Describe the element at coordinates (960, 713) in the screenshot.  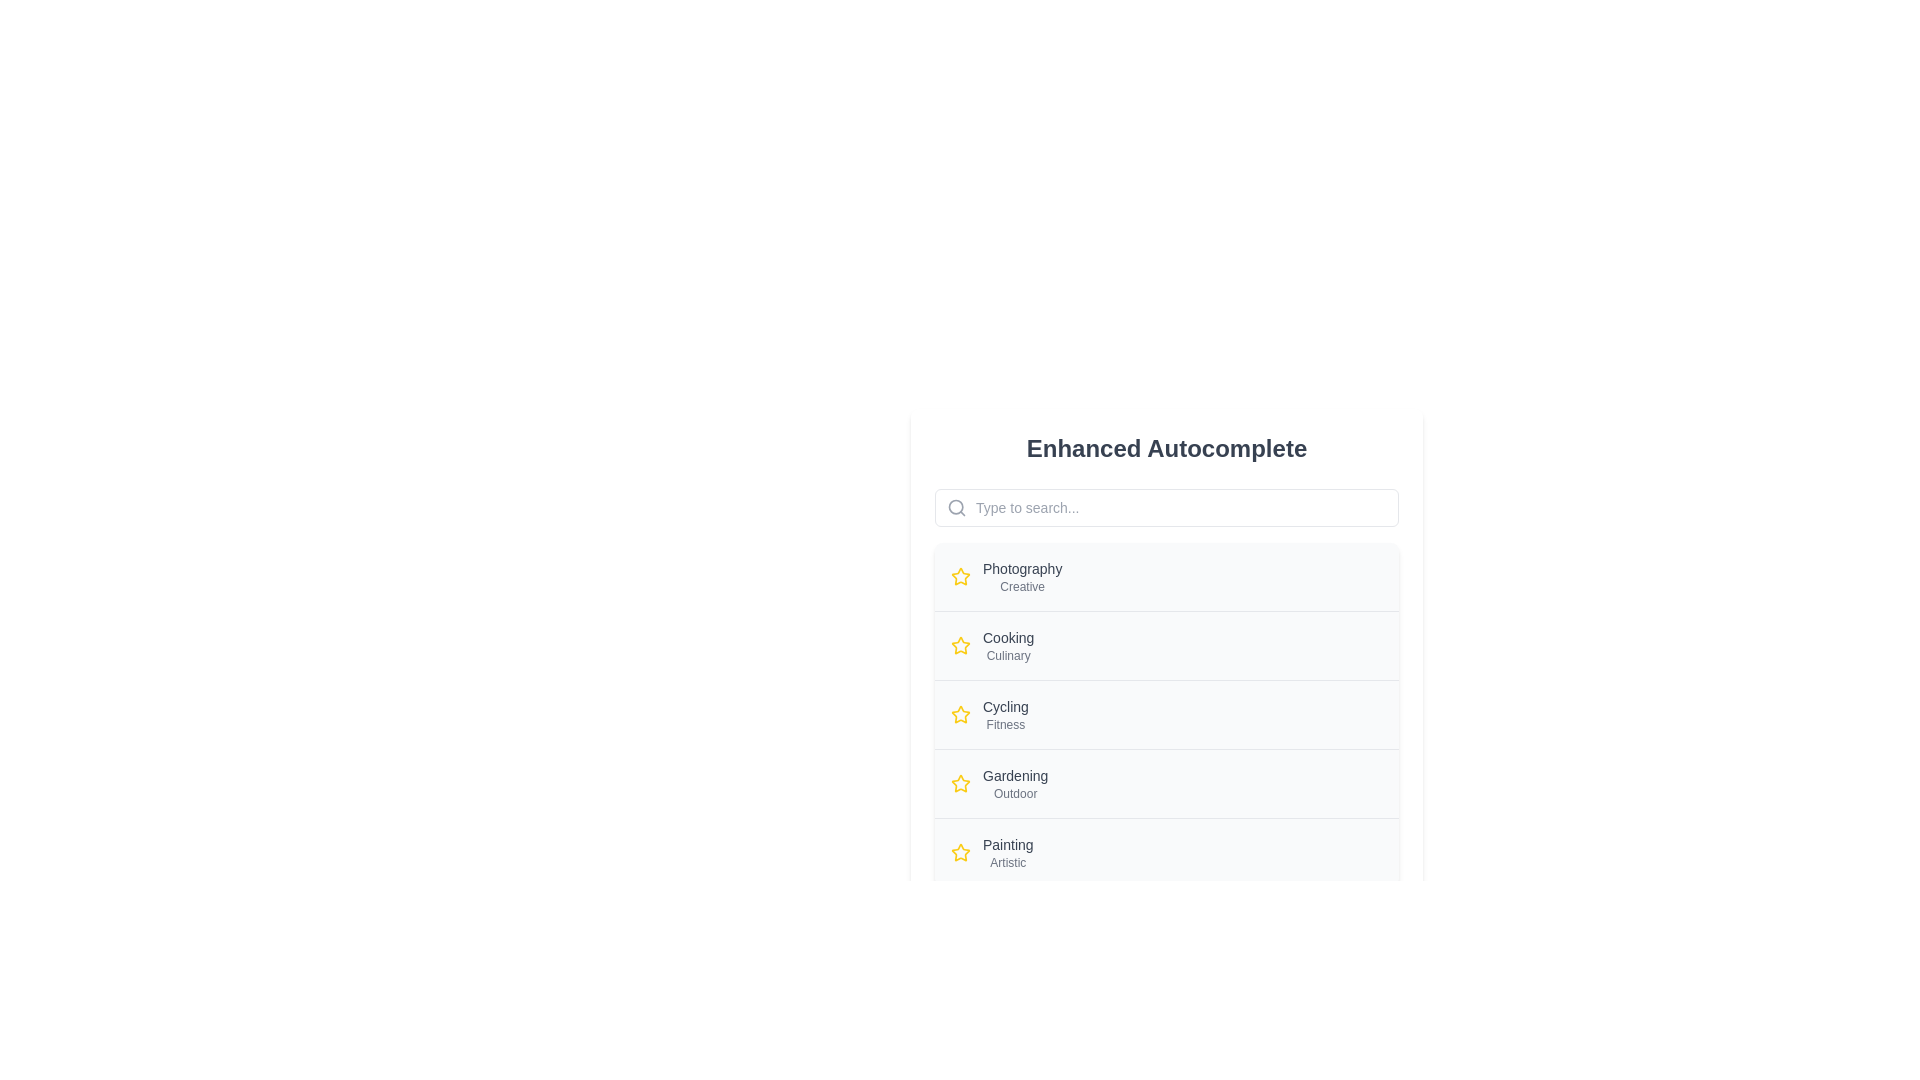
I see `the star-shaped SVG icon associated with the 'Cycling' list item to interact with it` at that location.